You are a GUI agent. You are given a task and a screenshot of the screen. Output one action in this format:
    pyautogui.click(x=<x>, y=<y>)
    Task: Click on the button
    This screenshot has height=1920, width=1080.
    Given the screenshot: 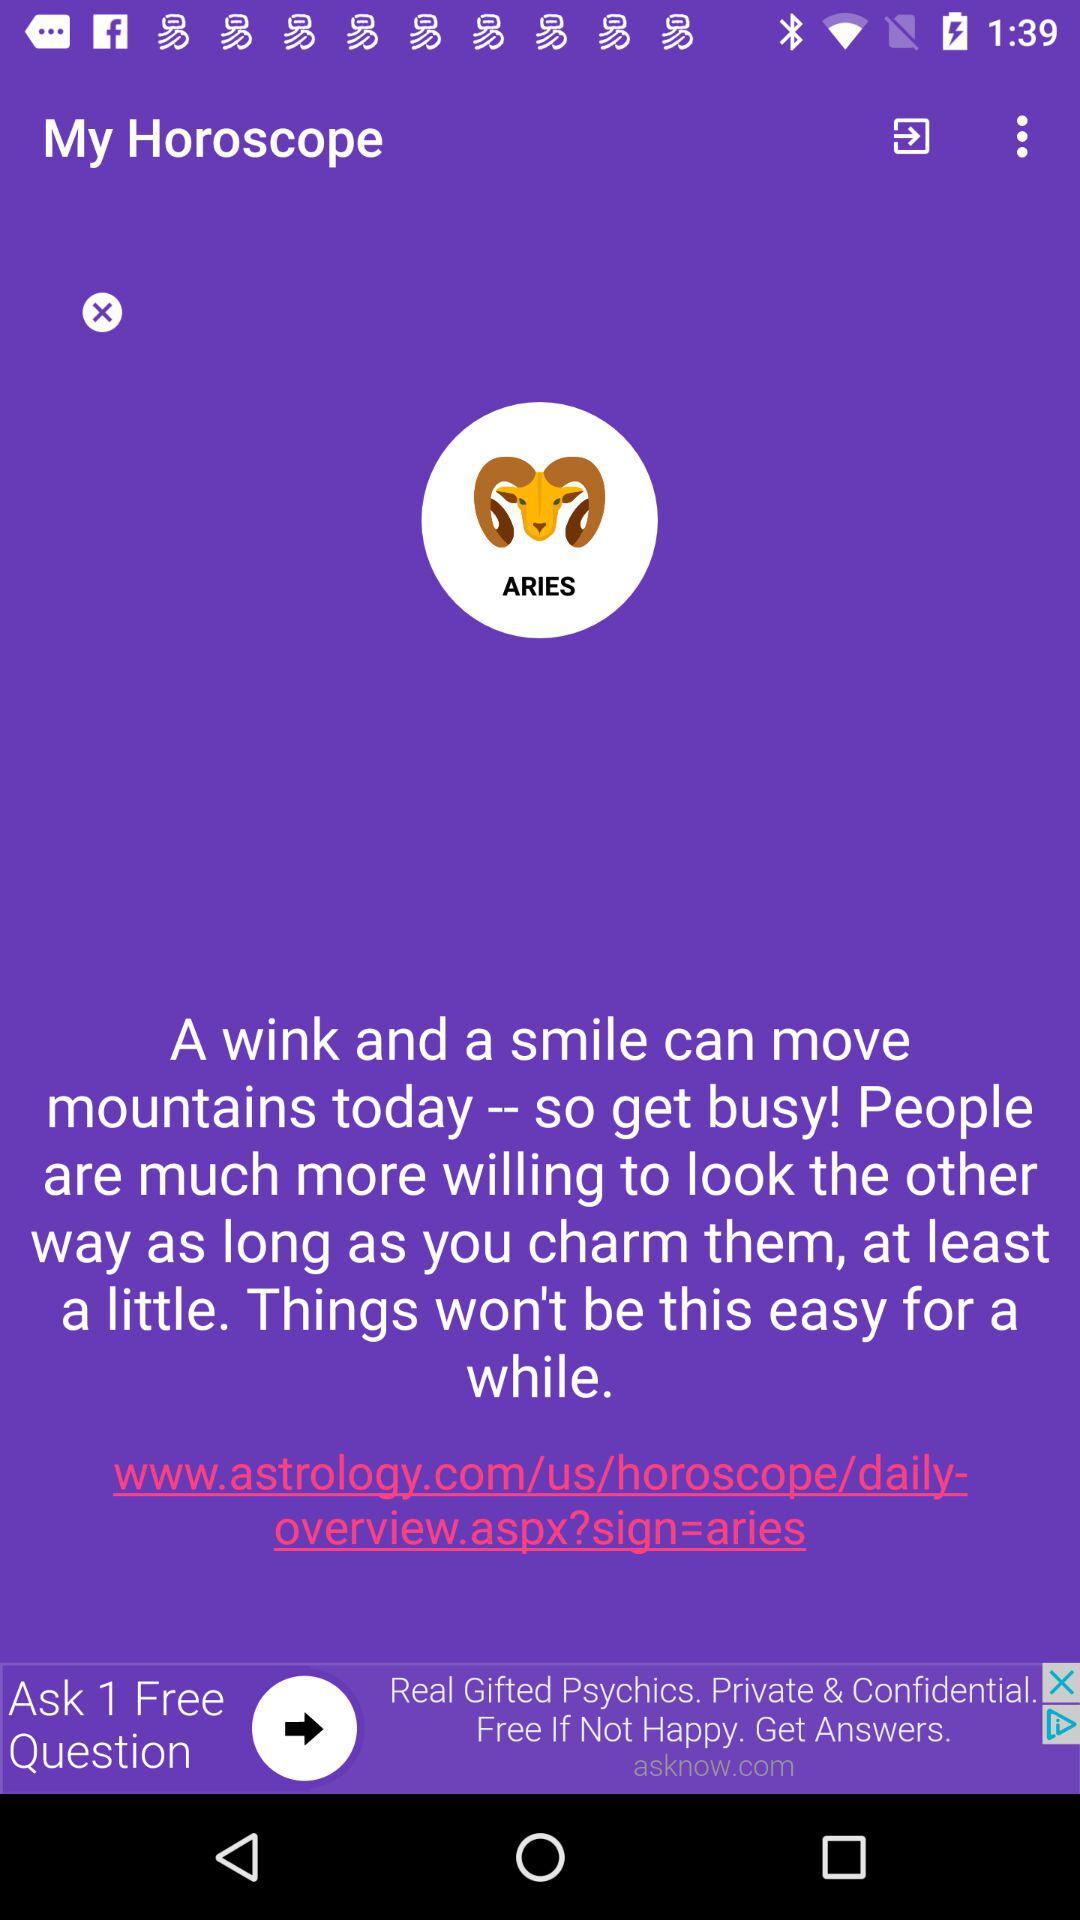 What is the action you would take?
    pyautogui.click(x=102, y=311)
    